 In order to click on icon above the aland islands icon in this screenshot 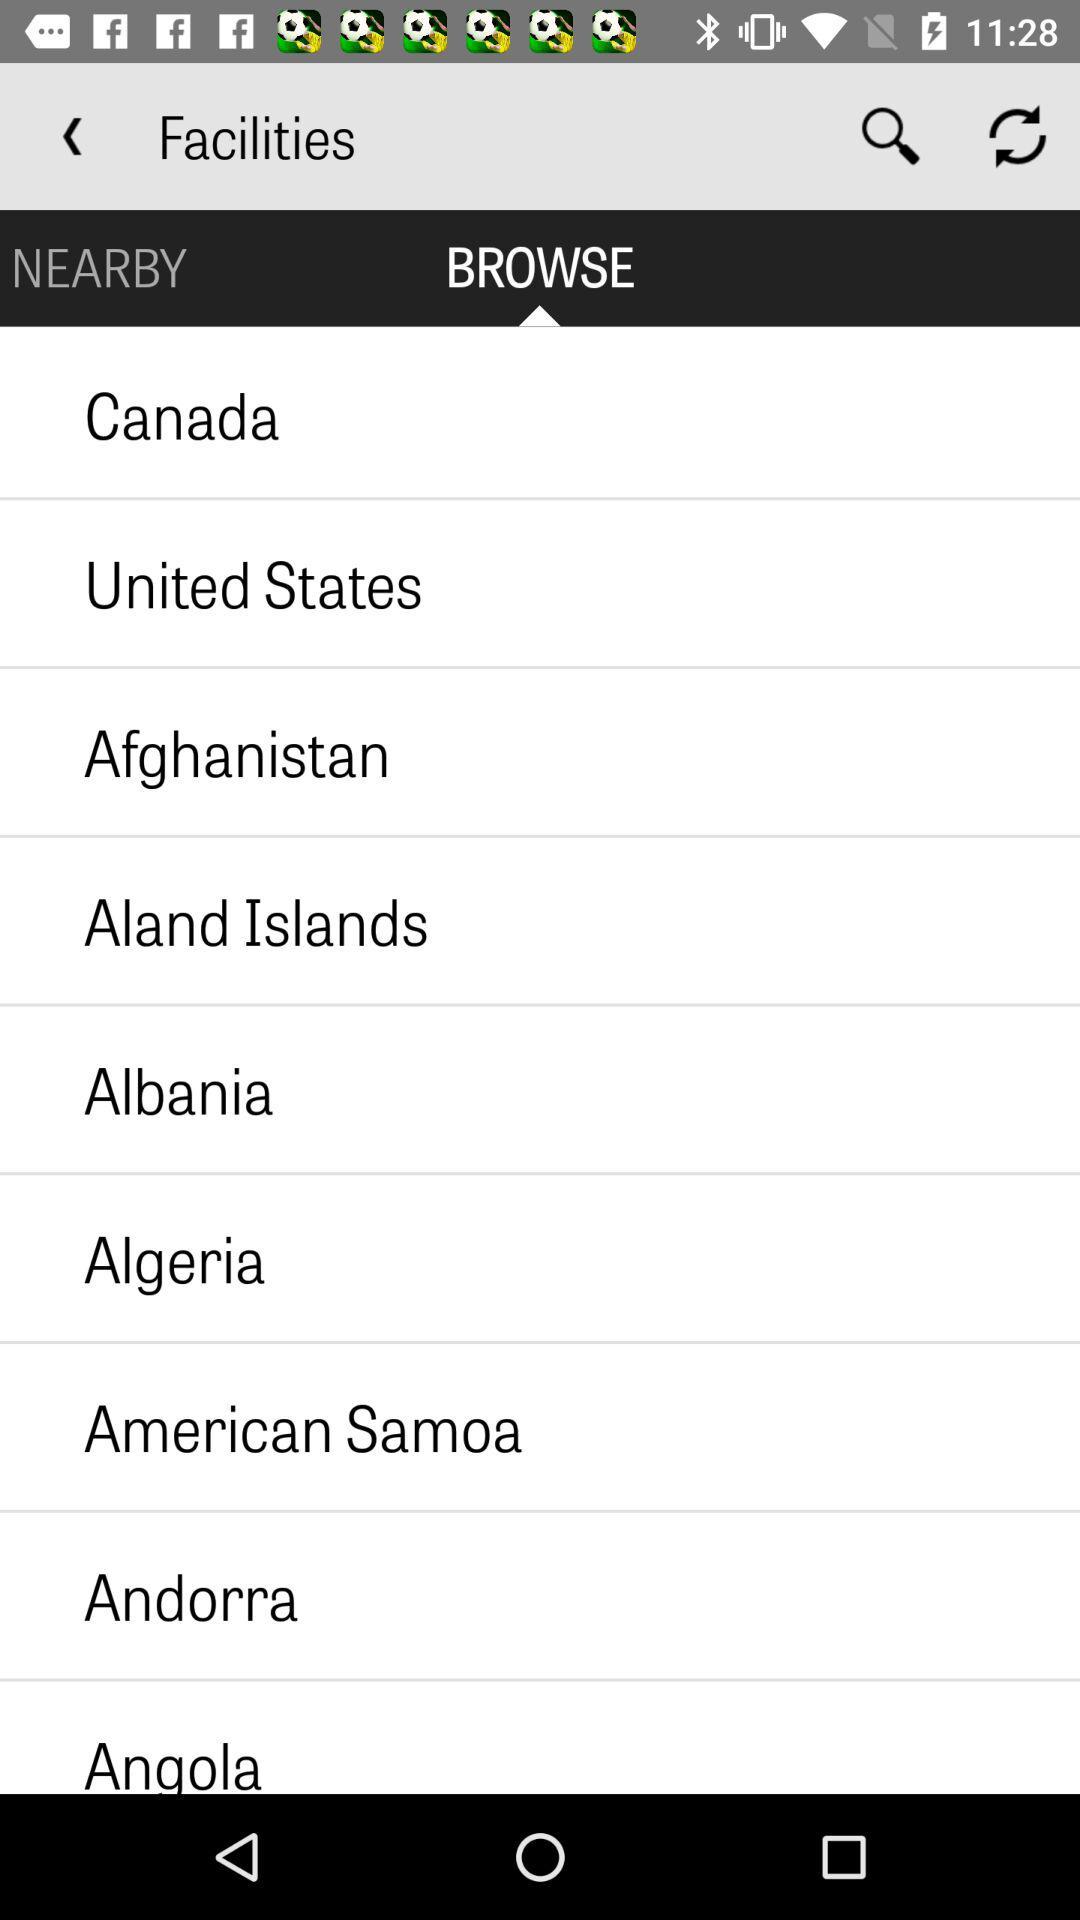, I will do `click(195, 750)`.